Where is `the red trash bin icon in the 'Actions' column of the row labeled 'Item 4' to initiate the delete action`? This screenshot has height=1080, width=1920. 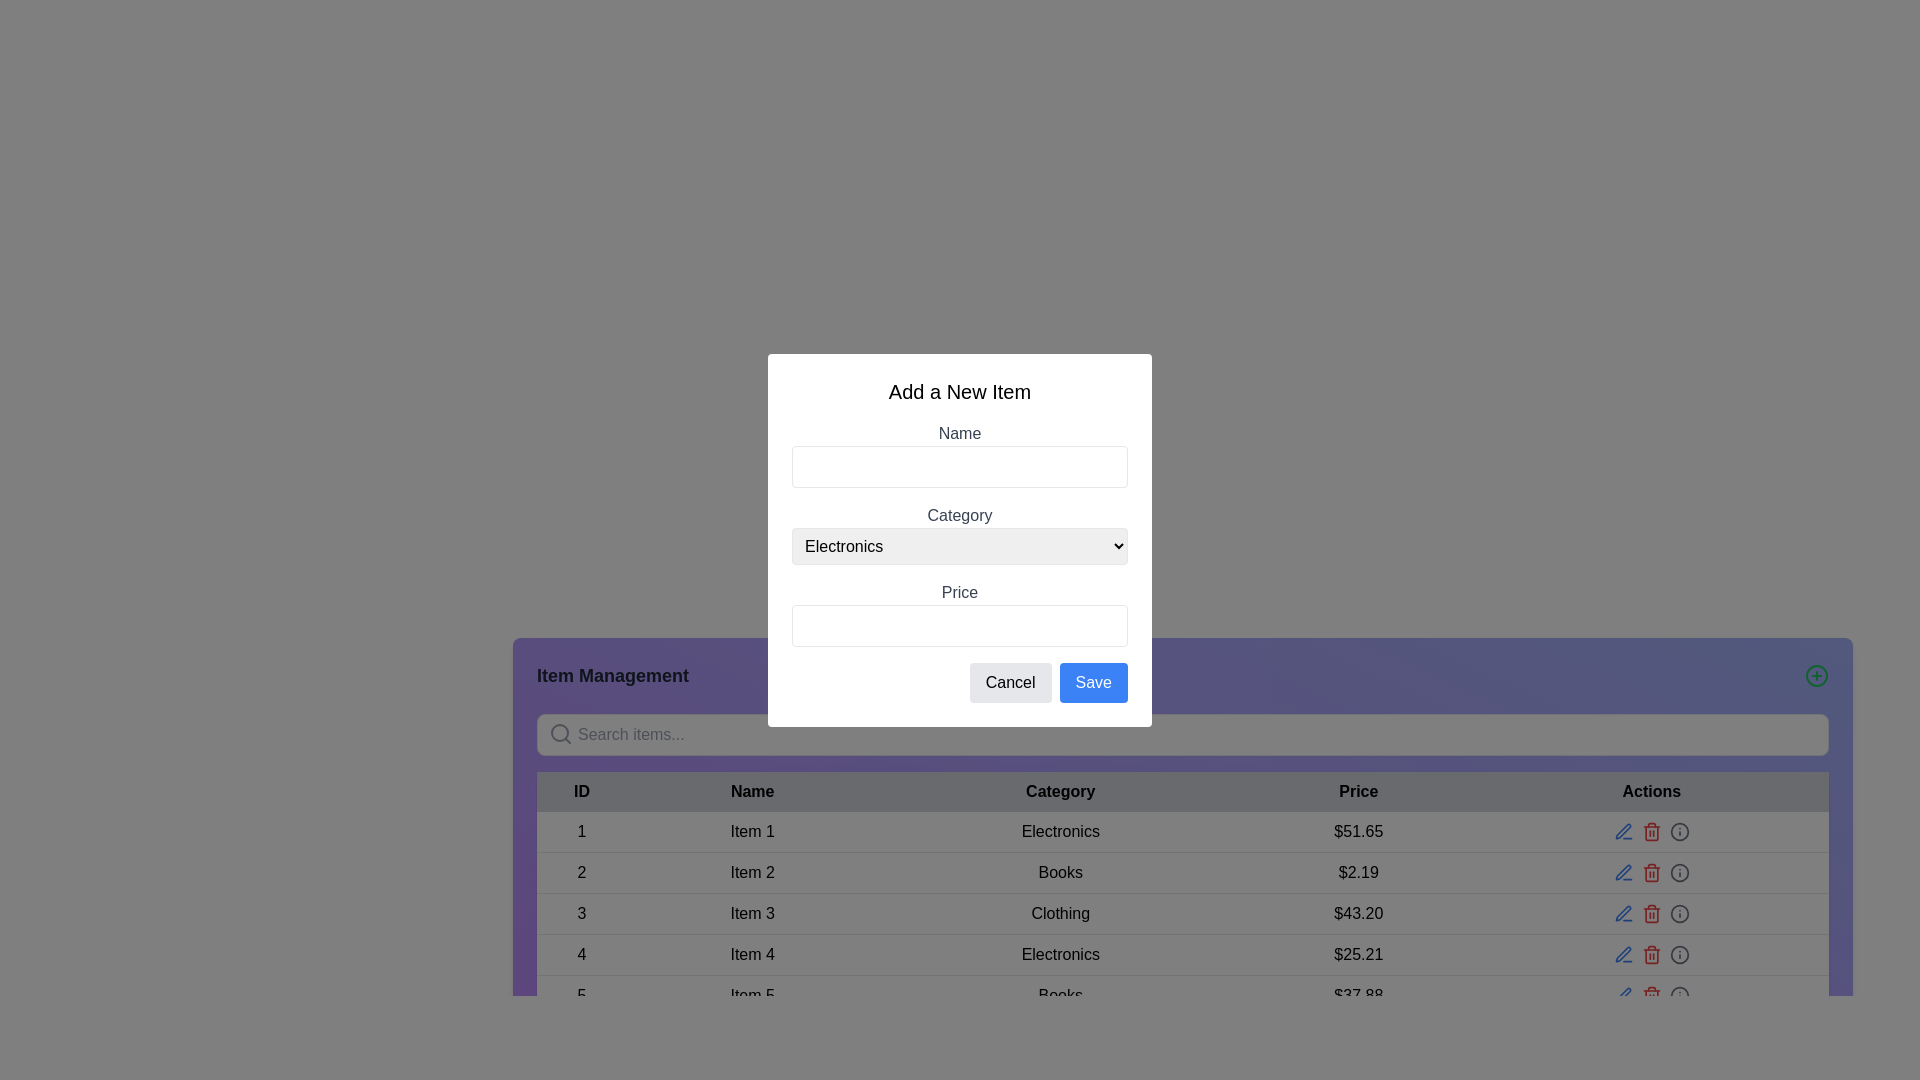 the red trash bin icon in the 'Actions' column of the row labeled 'Item 4' to initiate the delete action is located at coordinates (1651, 954).